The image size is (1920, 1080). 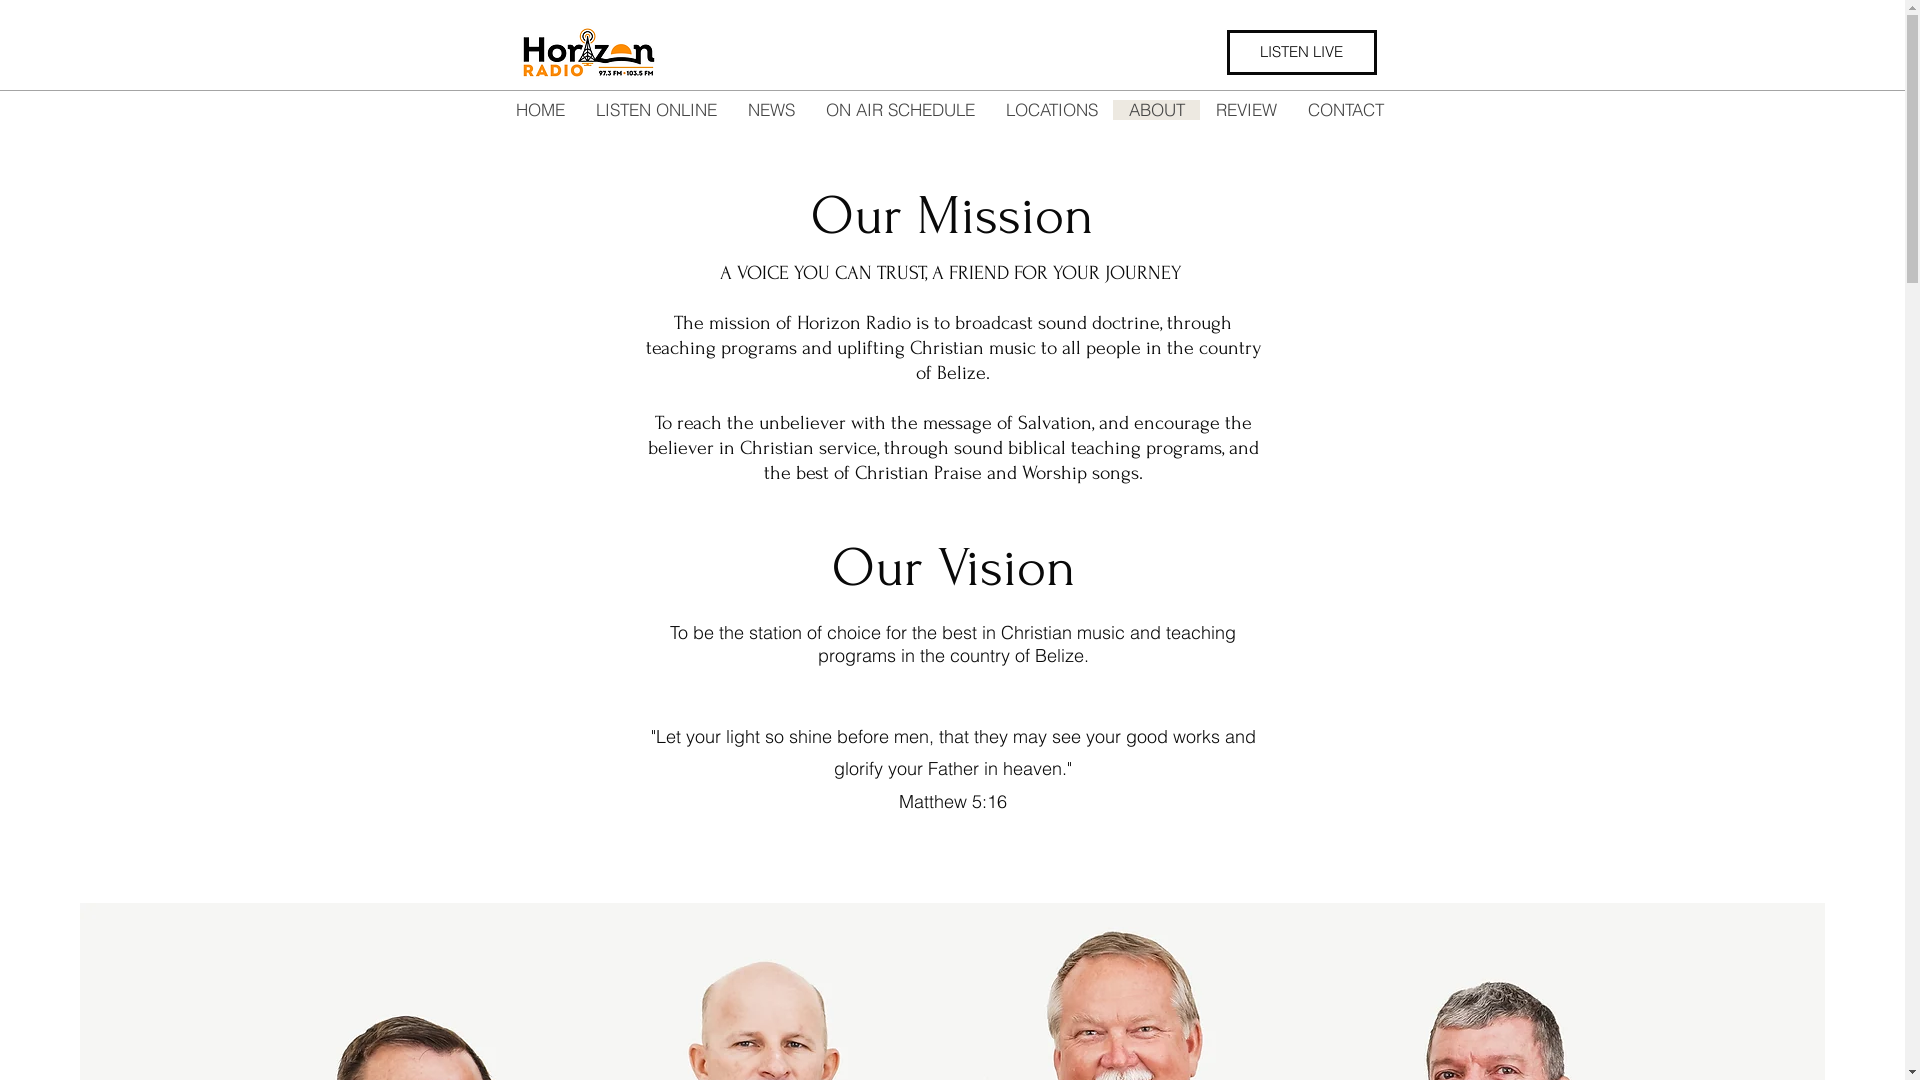 What do you see at coordinates (770, 110) in the screenshot?
I see `'NEWS'` at bounding box center [770, 110].